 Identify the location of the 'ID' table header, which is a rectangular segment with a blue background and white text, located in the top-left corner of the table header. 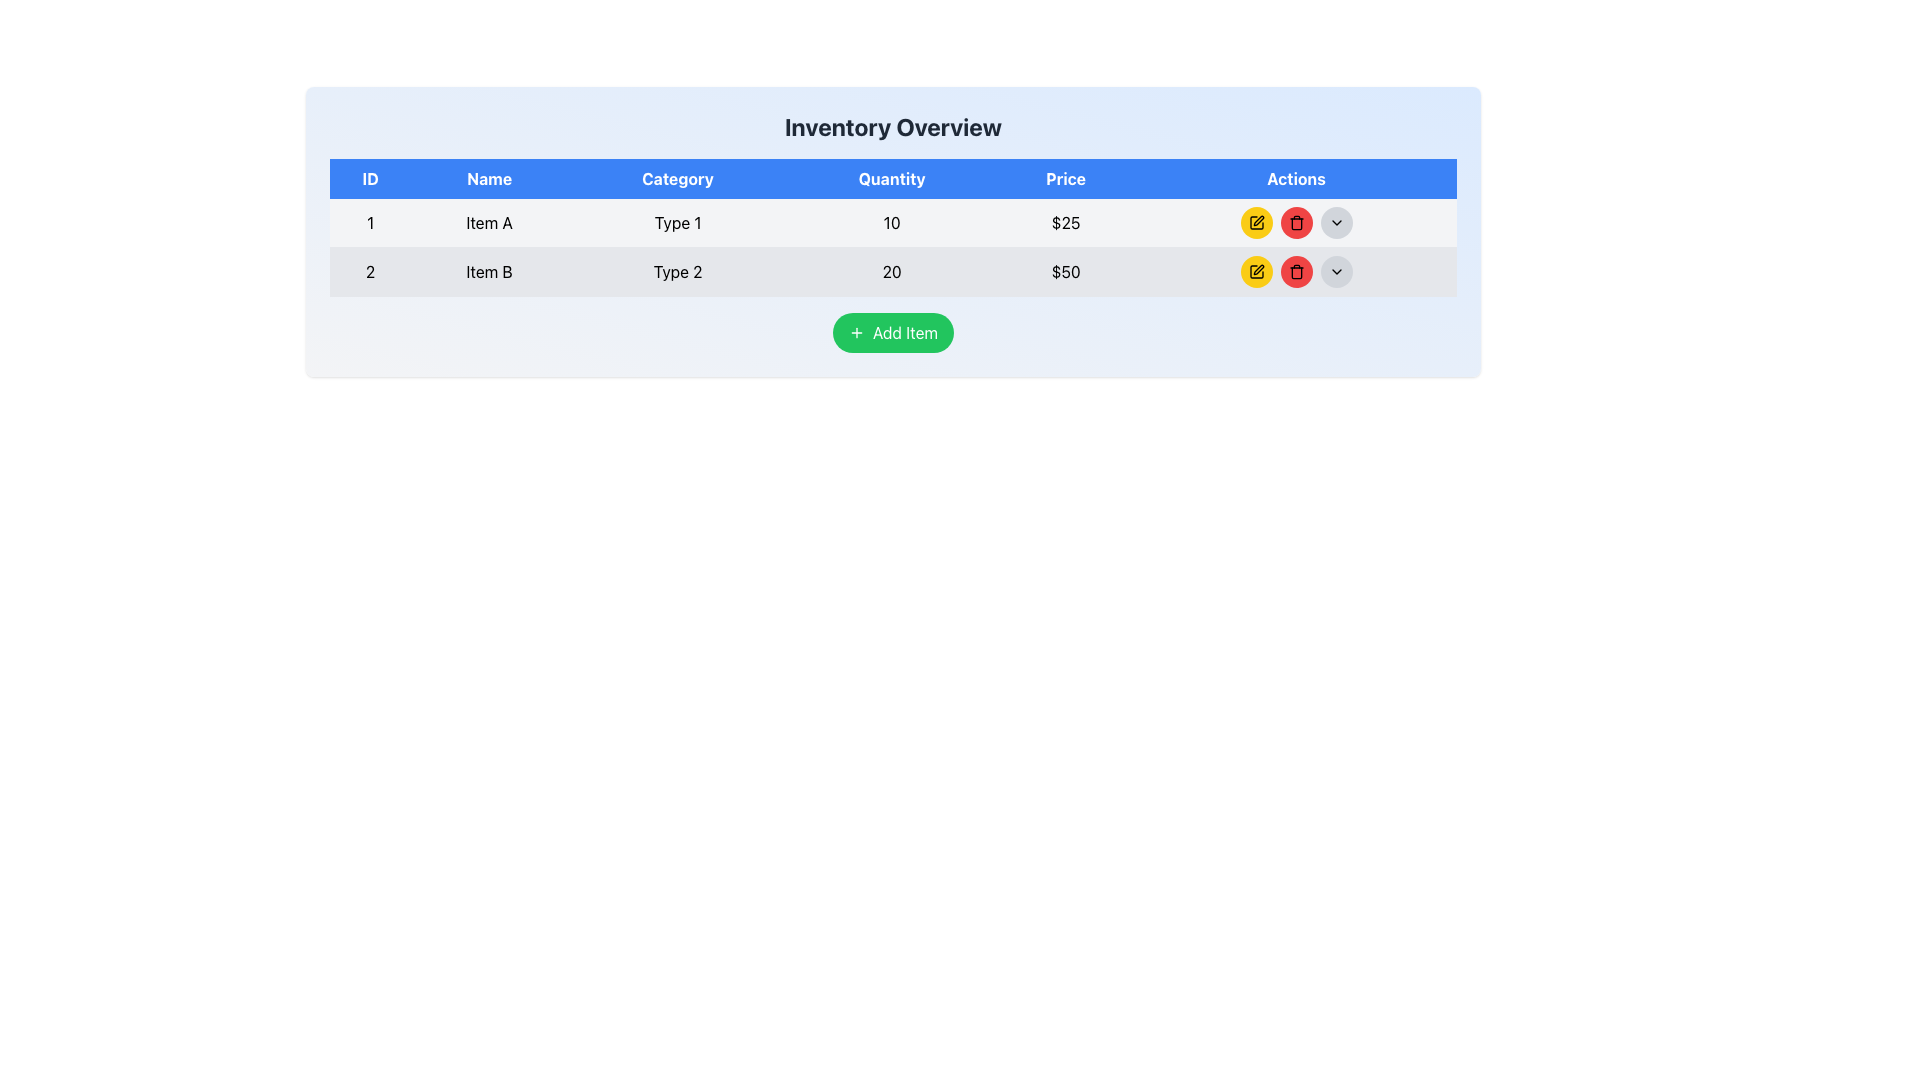
(370, 177).